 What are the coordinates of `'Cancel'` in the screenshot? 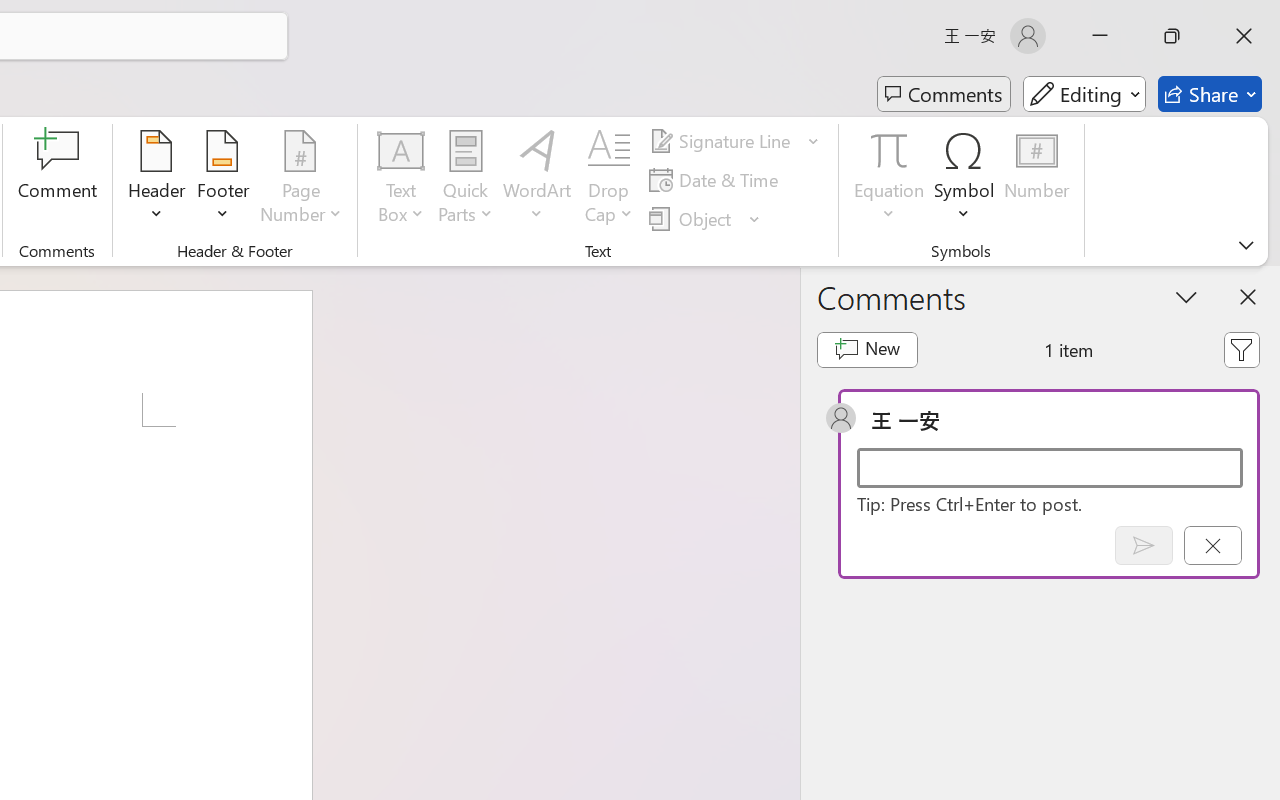 It's located at (1211, 545).